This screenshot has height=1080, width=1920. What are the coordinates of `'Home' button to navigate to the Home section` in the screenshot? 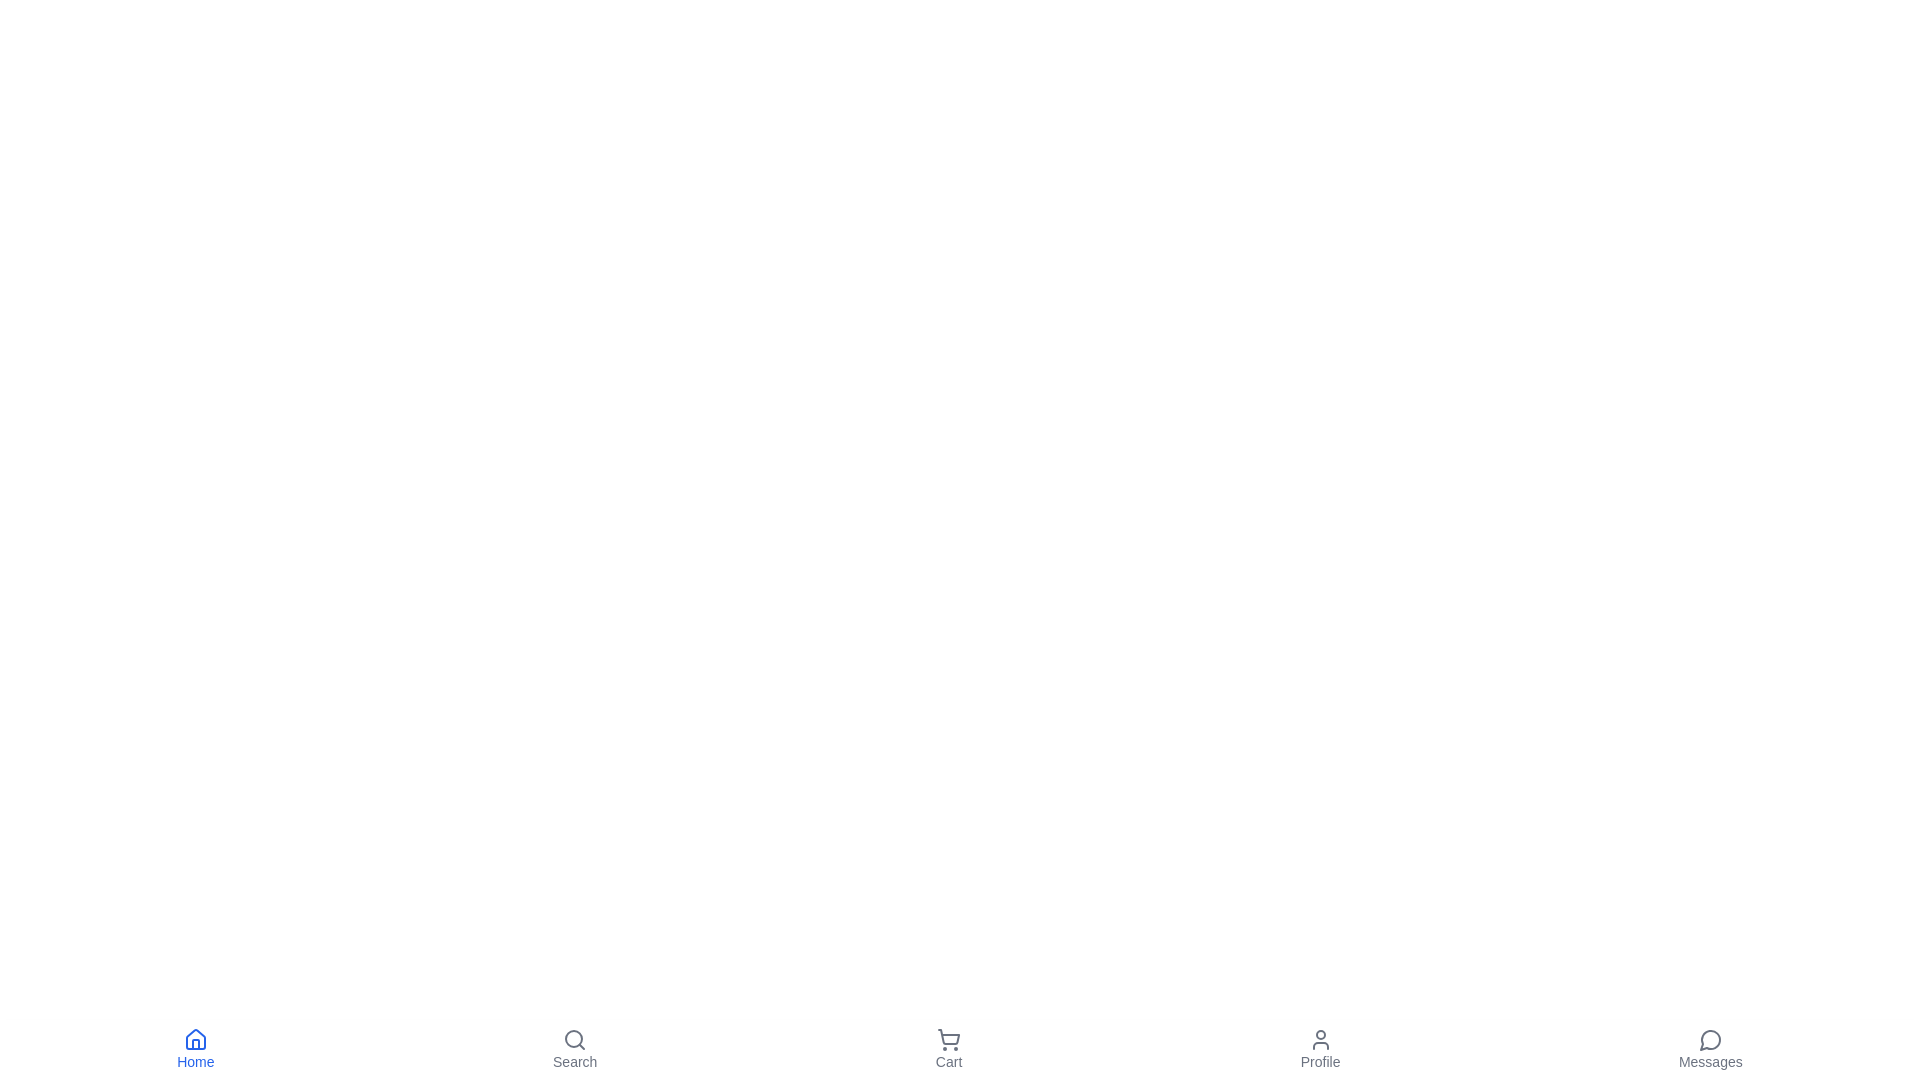 It's located at (195, 1048).